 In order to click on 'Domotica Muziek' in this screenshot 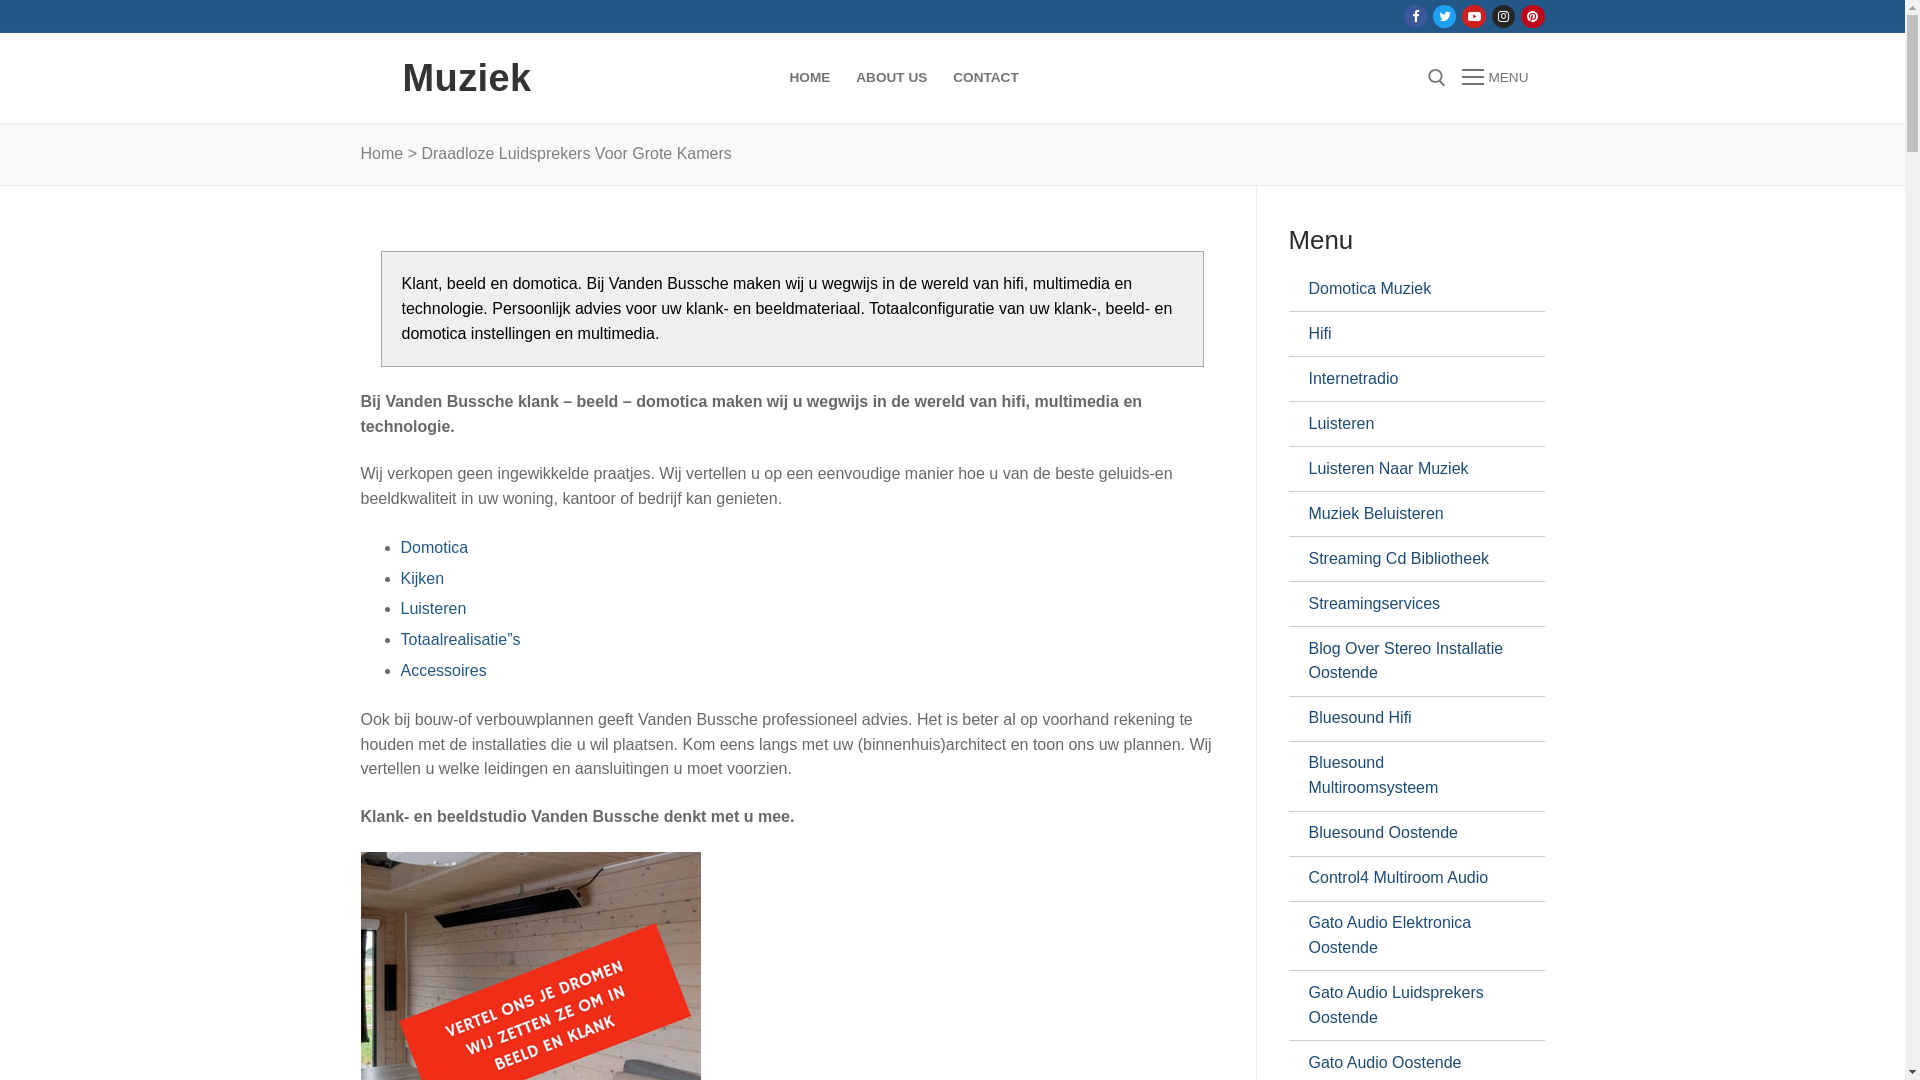, I will do `click(1308, 289)`.